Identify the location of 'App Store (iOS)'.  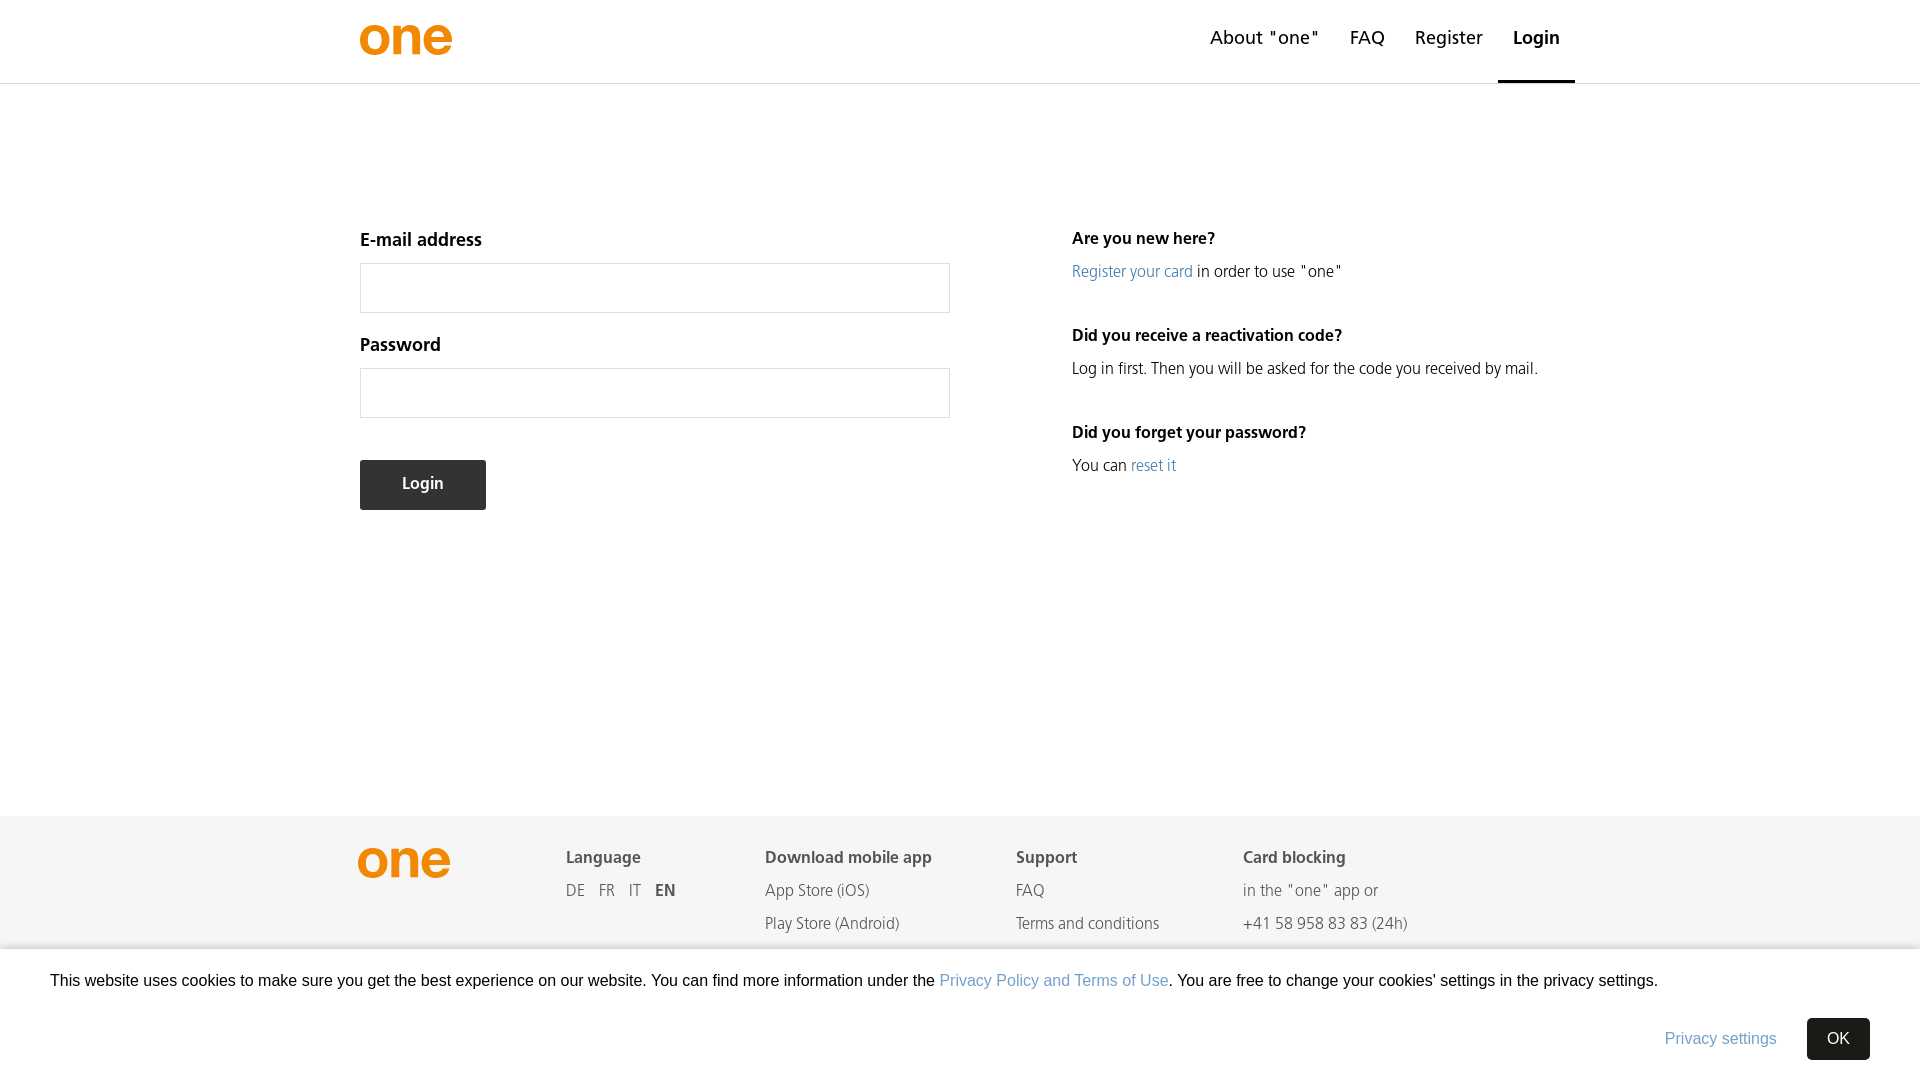
(763, 890).